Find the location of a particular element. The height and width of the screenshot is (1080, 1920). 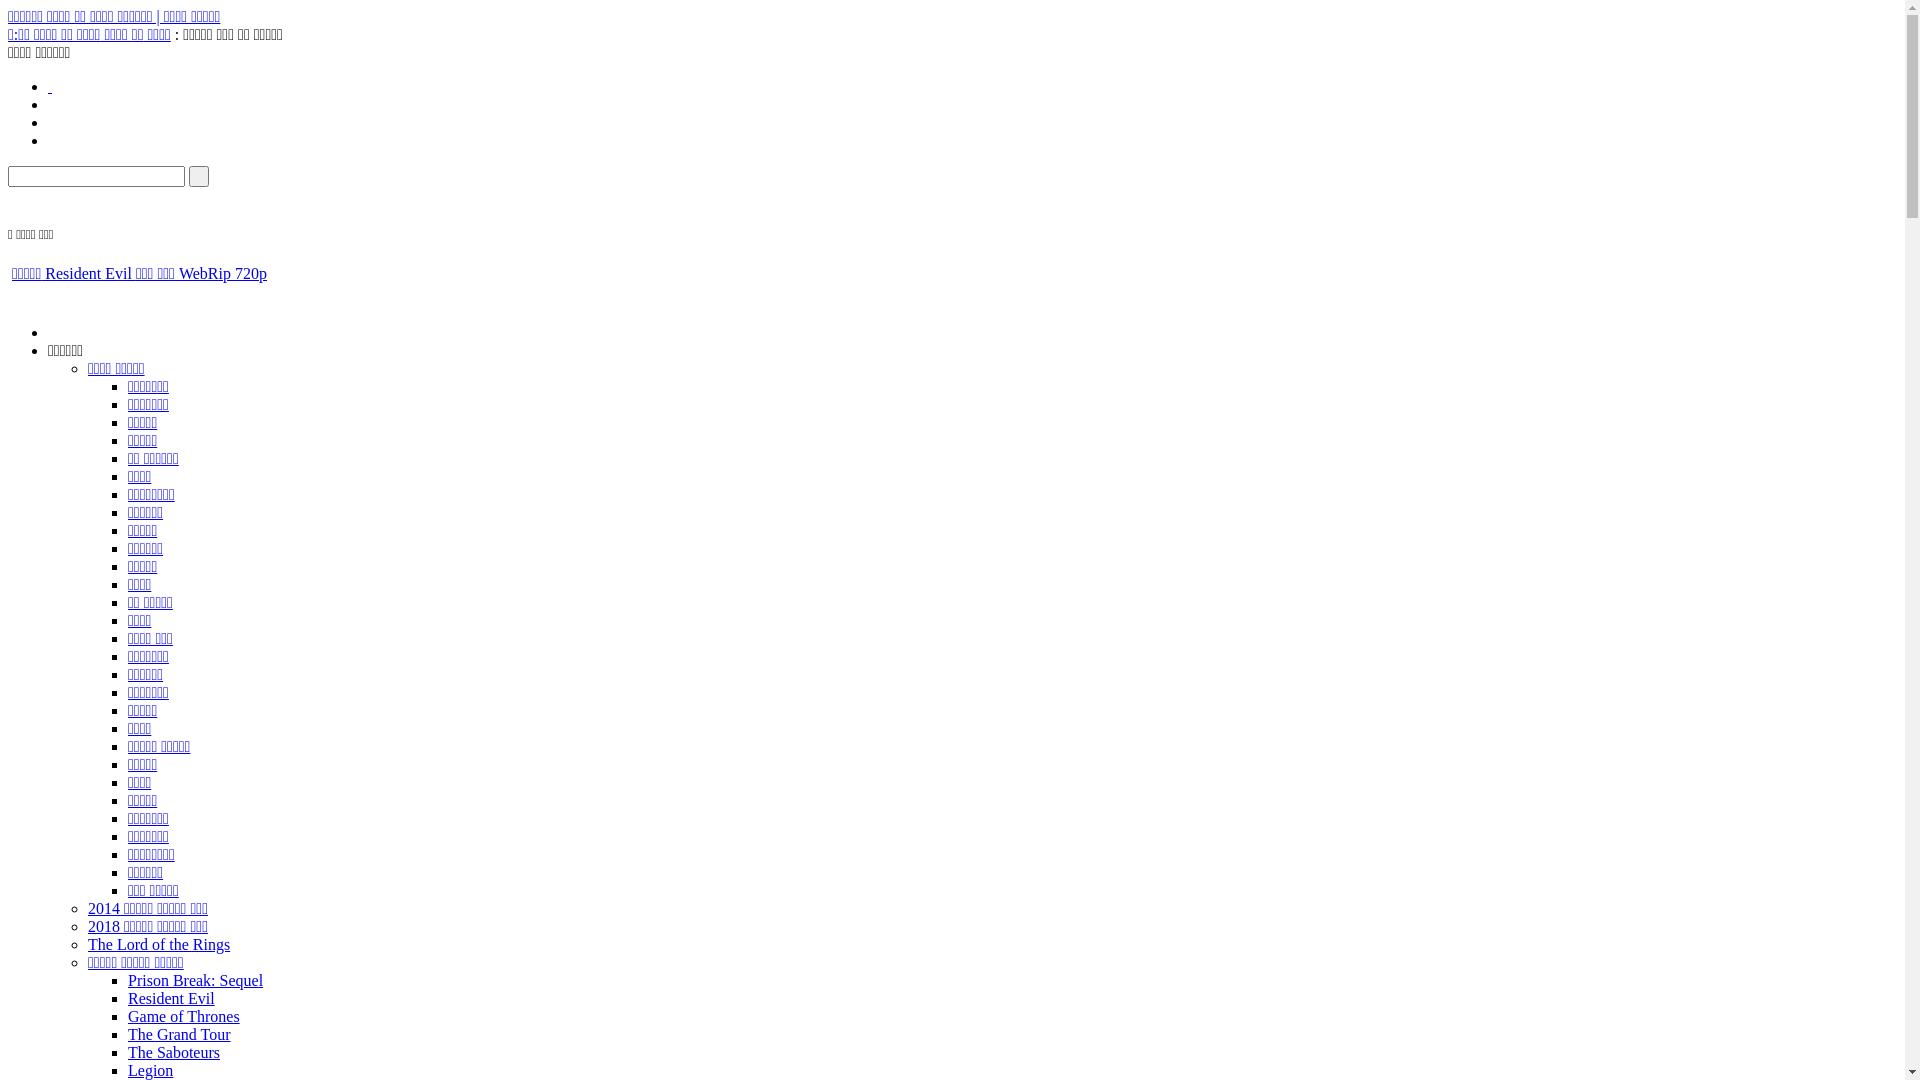

'Legion' is located at coordinates (149, 1069).